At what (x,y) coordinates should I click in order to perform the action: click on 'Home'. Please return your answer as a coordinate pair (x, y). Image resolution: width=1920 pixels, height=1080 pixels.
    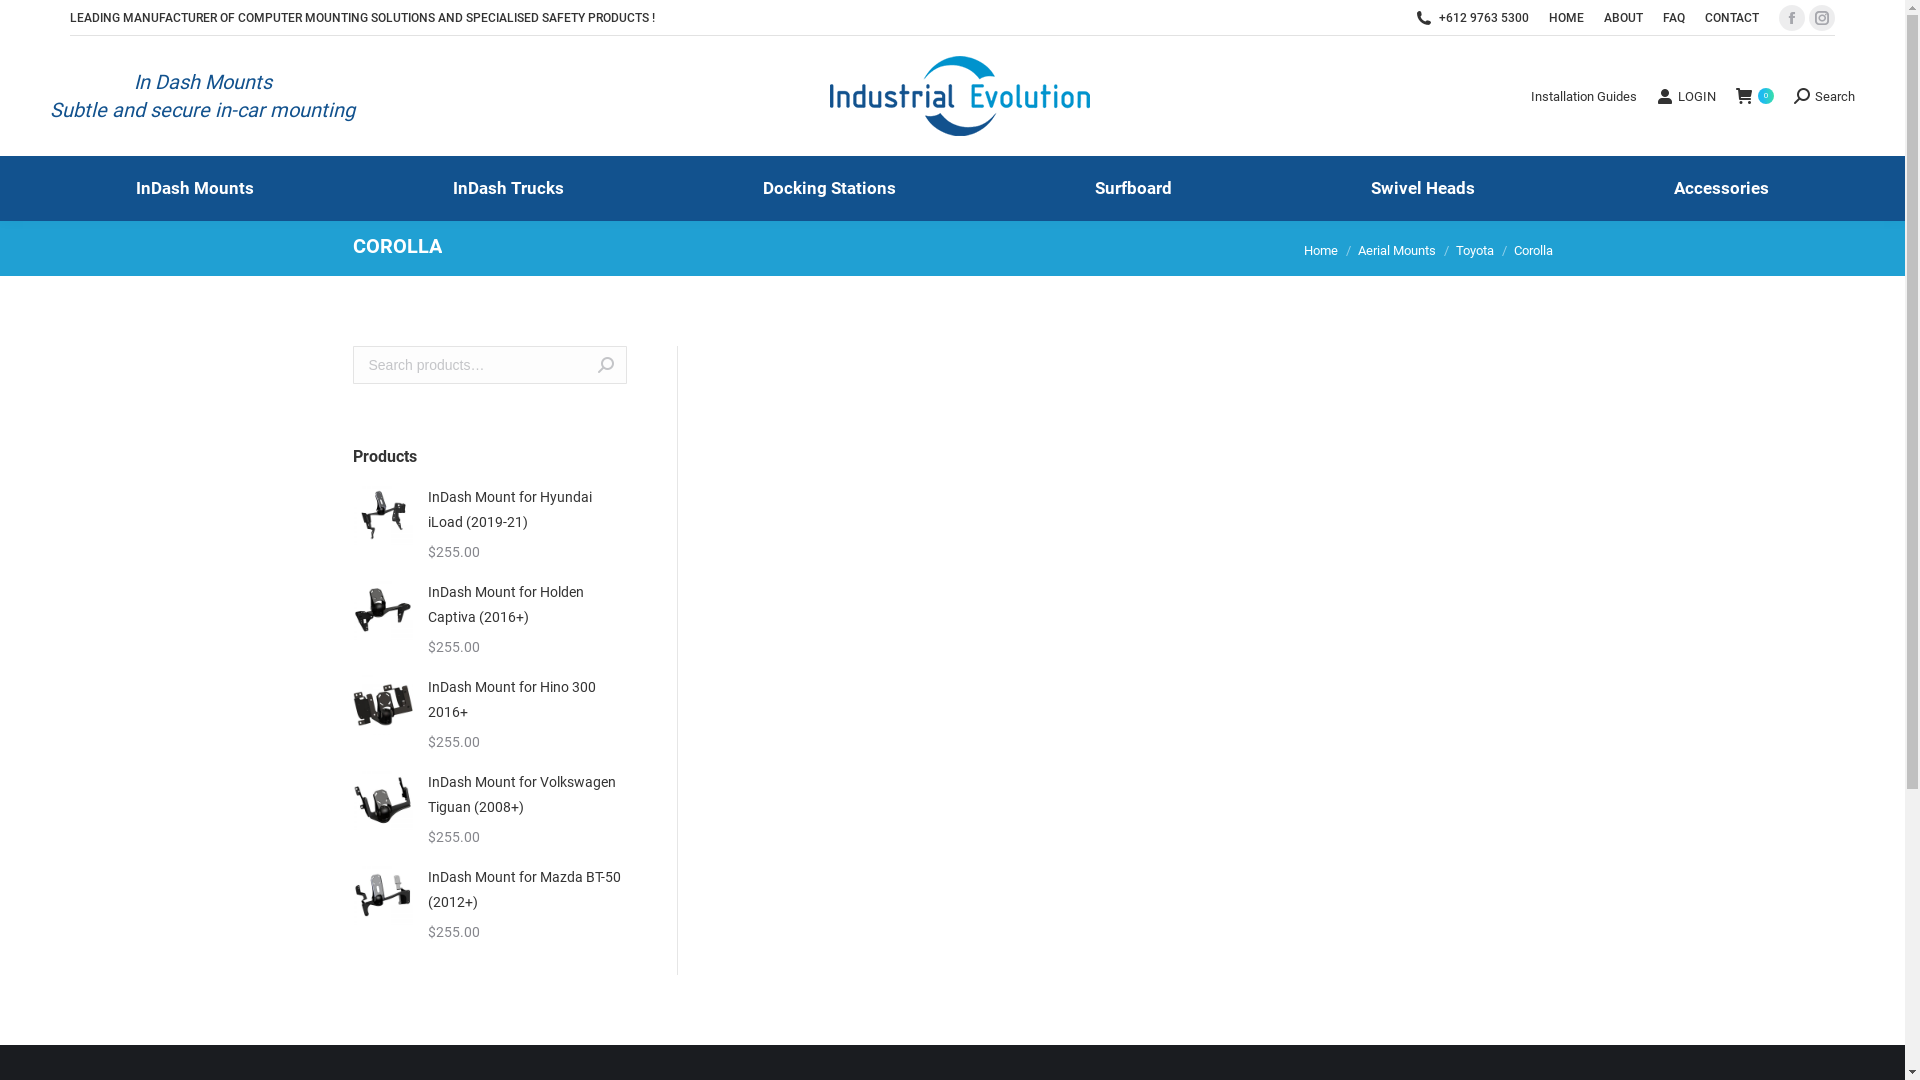
    Looking at the image, I should click on (1320, 248).